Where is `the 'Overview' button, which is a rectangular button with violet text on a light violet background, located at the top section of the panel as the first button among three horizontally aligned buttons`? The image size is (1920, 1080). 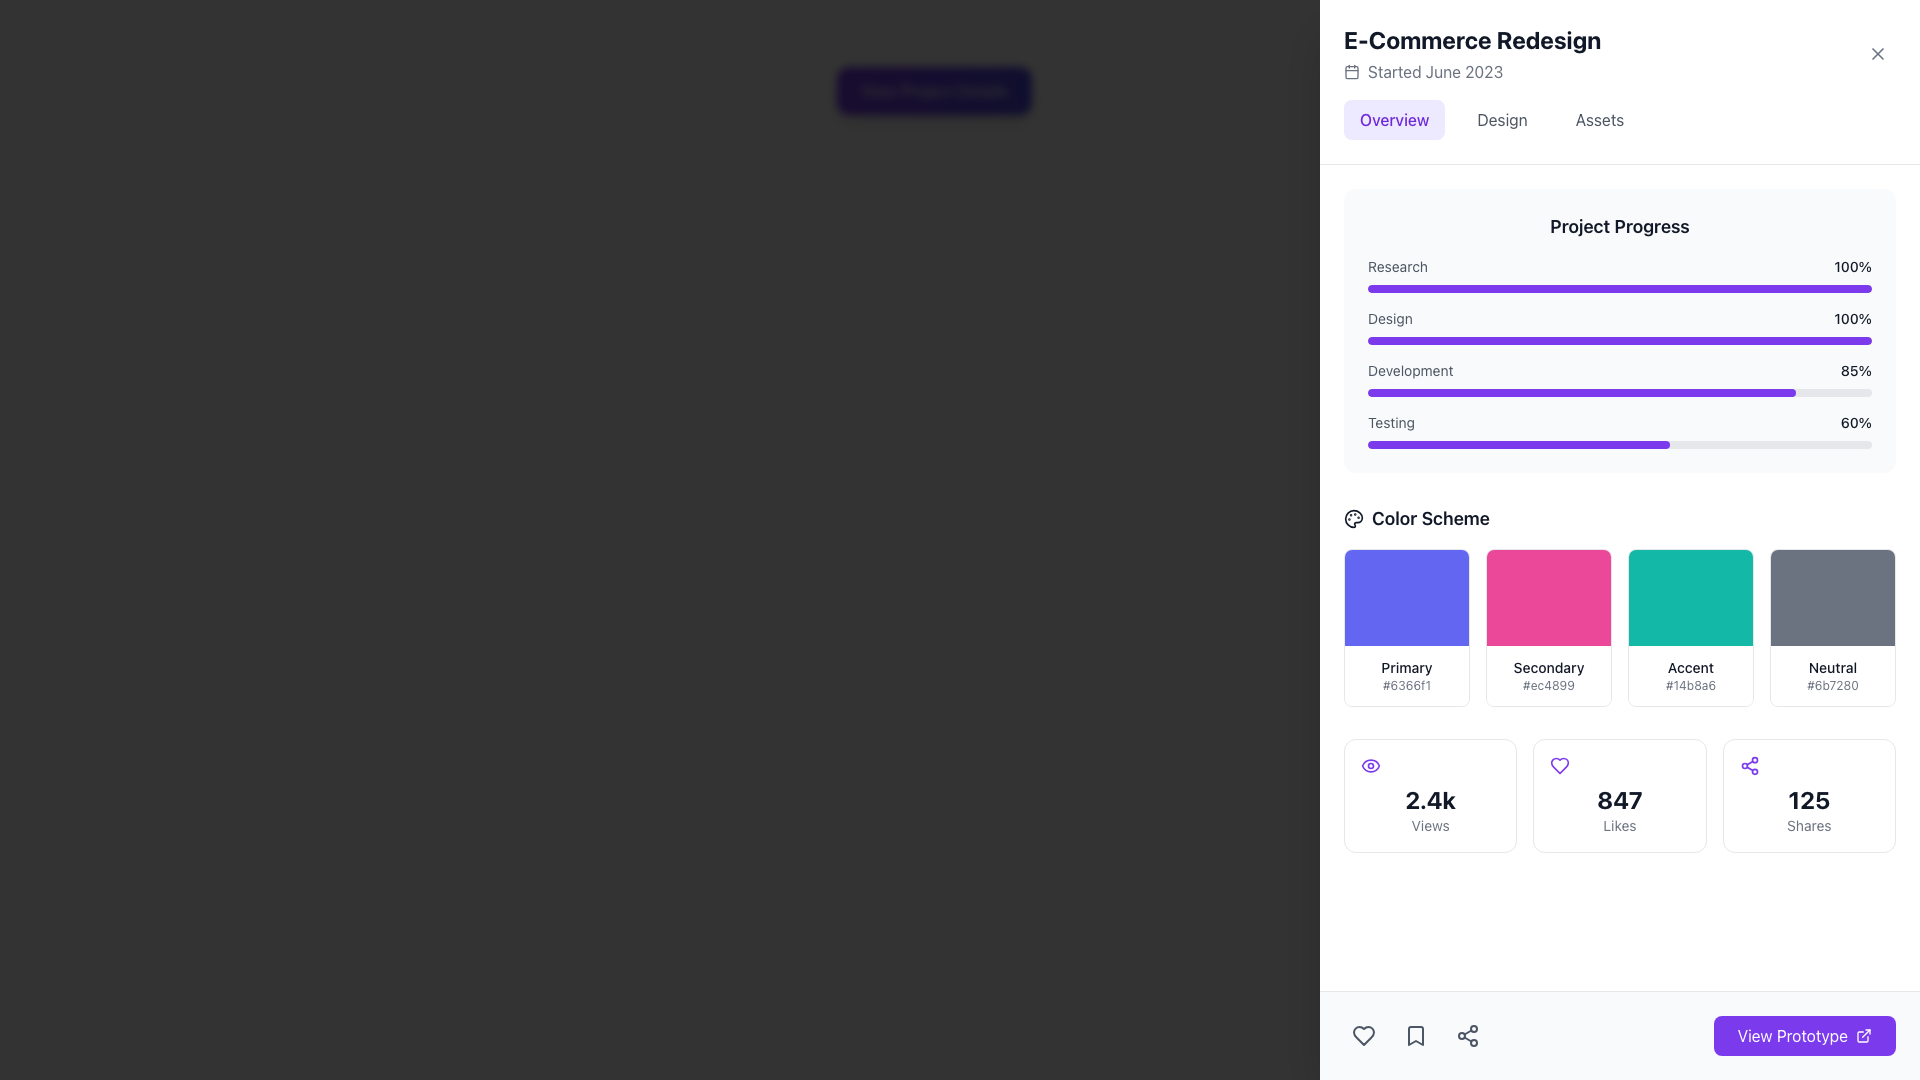
the 'Overview' button, which is a rectangular button with violet text on a light violet background, located at the top section of the panel as the first button among three horizontally aligned buttons is located at coordinates (1393, 119).